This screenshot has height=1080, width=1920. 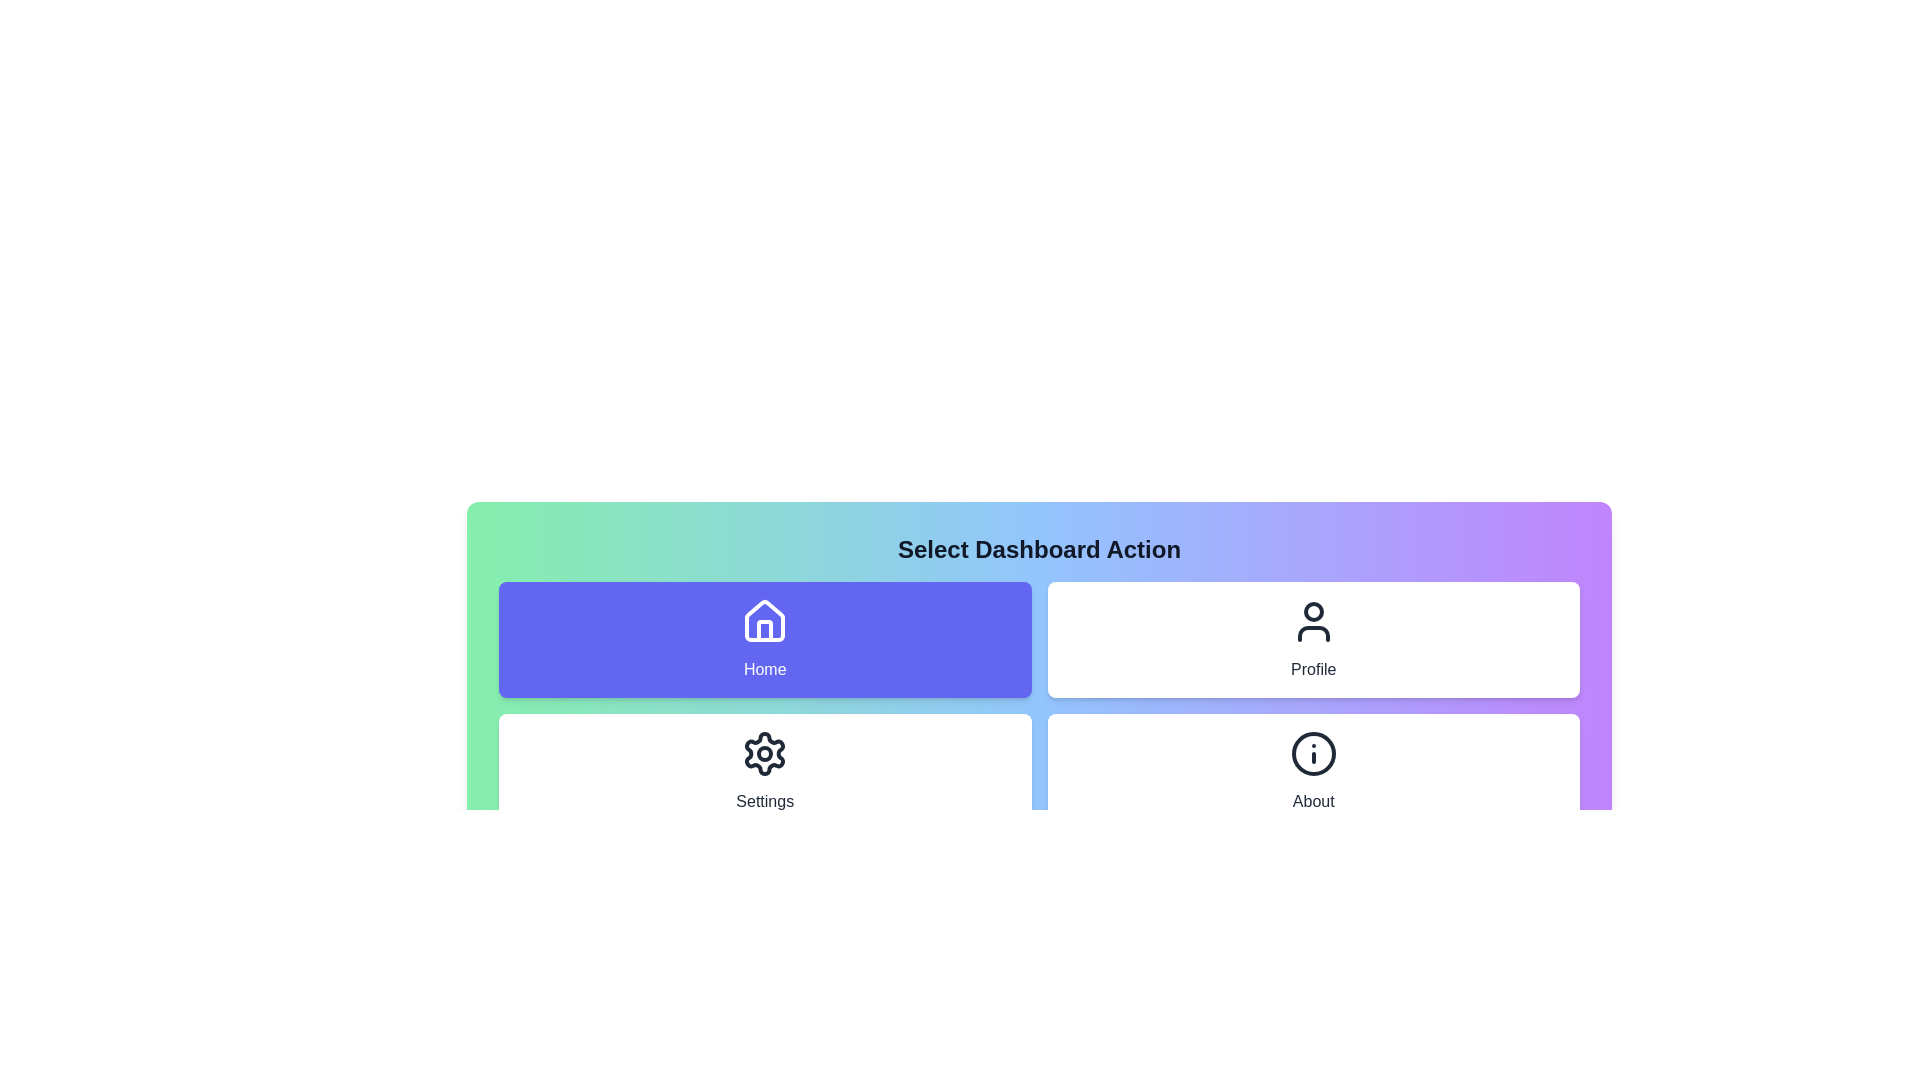 What do you see at coordinates (763, 770) in the screenshot?
I see `the Settings button to observe its visual effect` at bounding box center [763, 770].